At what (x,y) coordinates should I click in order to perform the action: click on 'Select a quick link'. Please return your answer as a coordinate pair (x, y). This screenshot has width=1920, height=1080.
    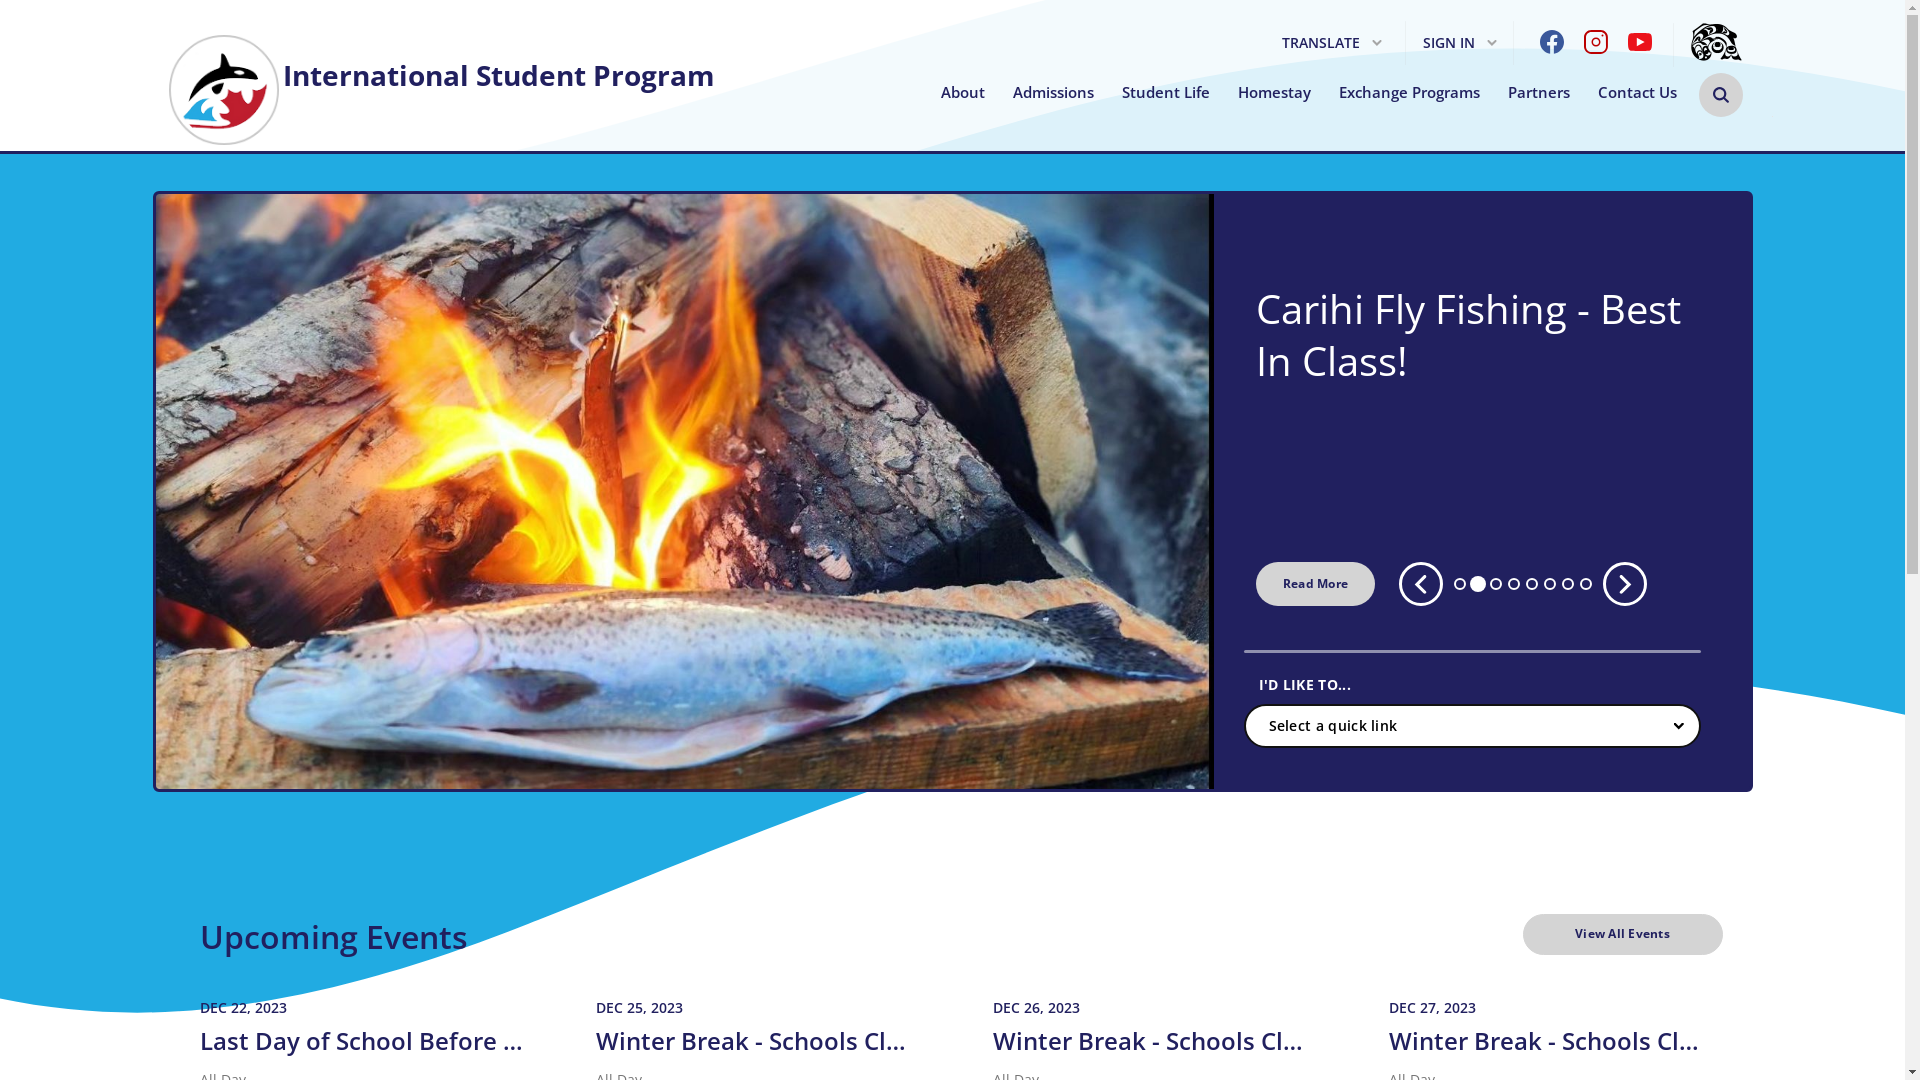
    Looking at the image, I should click on (1472, 725).